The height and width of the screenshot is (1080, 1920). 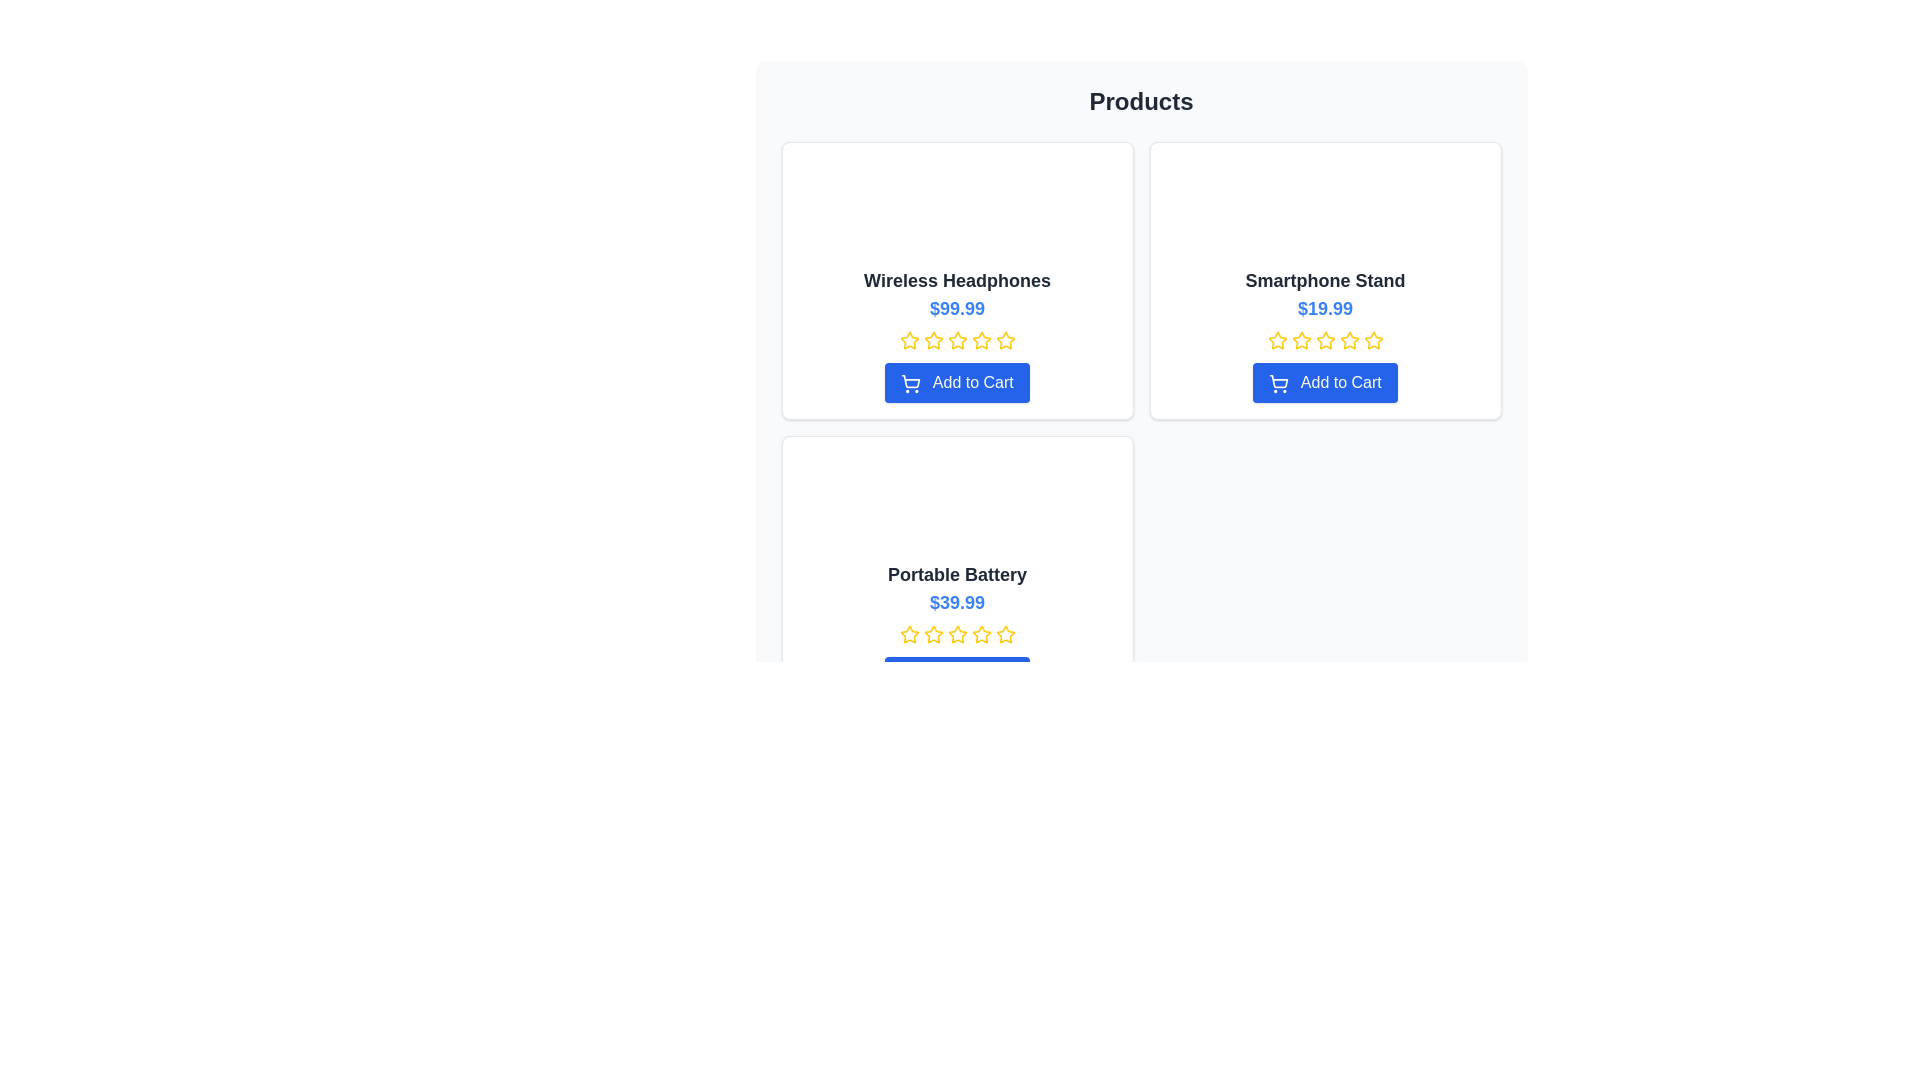 What do you see at coordinates (1325, 308) in the screenshot?
I see `the text displaying '$19.99' in bold blue font located in the second card under the 'Products' header, positioned below 'Smartphone Stand'` at bounding box center [1325, 308].